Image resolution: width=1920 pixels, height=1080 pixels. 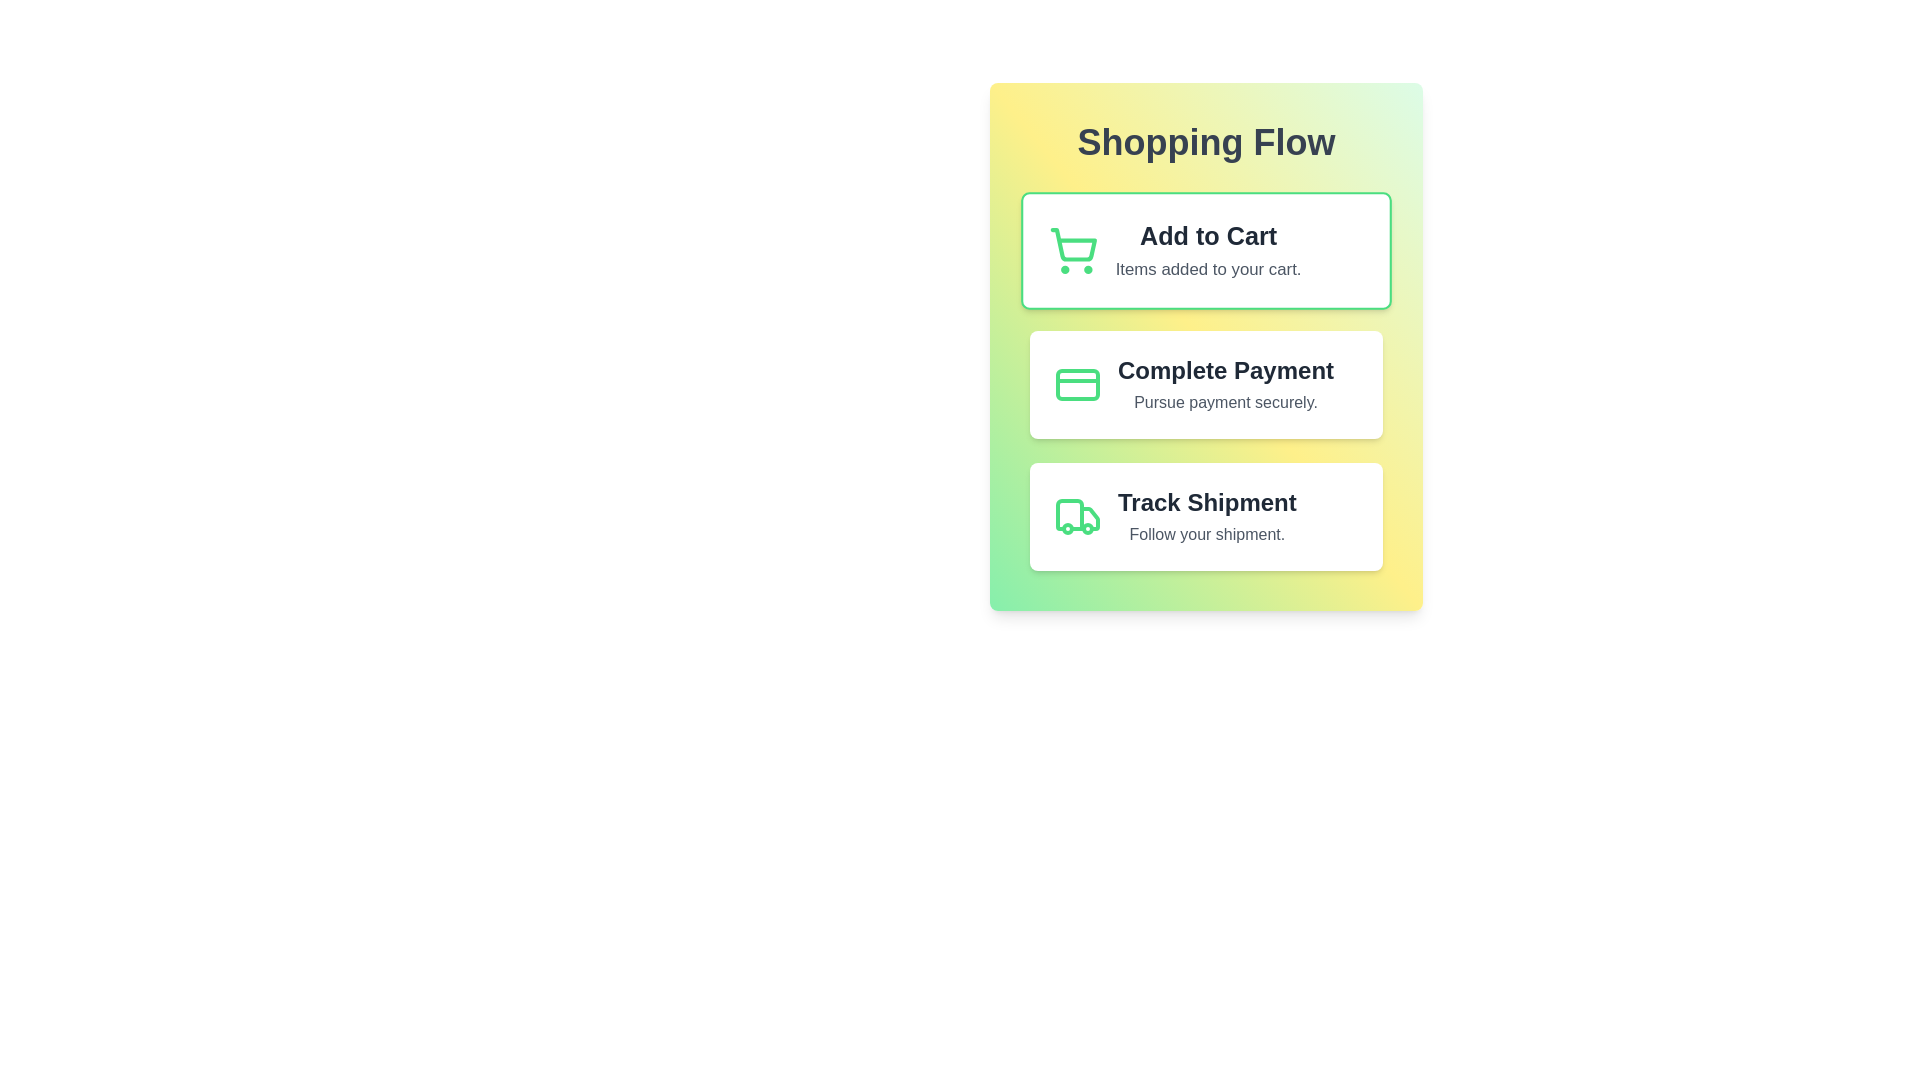 What do you see at coordinates (1077, 385) in the screenshot?
I see `the icon of the step Complete Payment` at bounding box center [1077, 385].